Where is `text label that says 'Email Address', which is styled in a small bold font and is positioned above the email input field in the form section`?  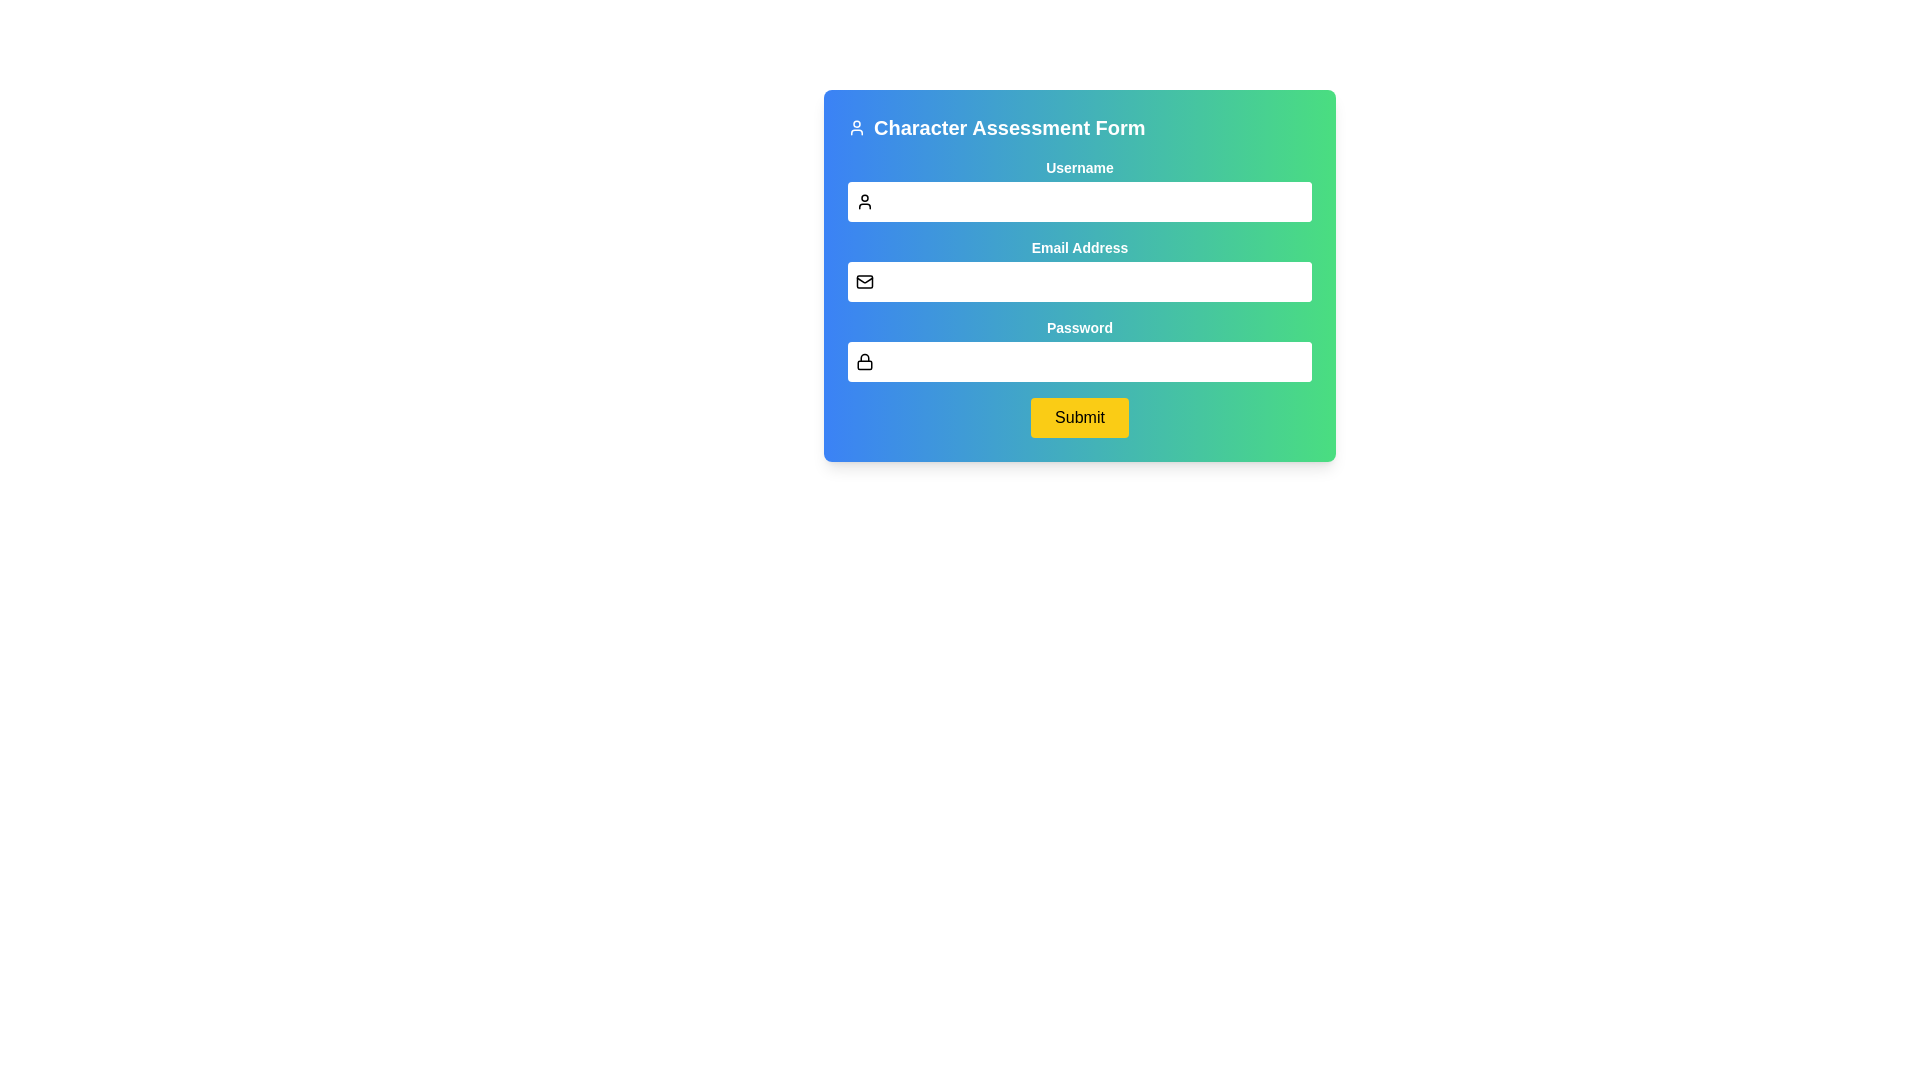
text label that says 'Email Address', which is styled in a small bold font and is positioned above the email input field in the form section is located at coordinates (1079, 246).